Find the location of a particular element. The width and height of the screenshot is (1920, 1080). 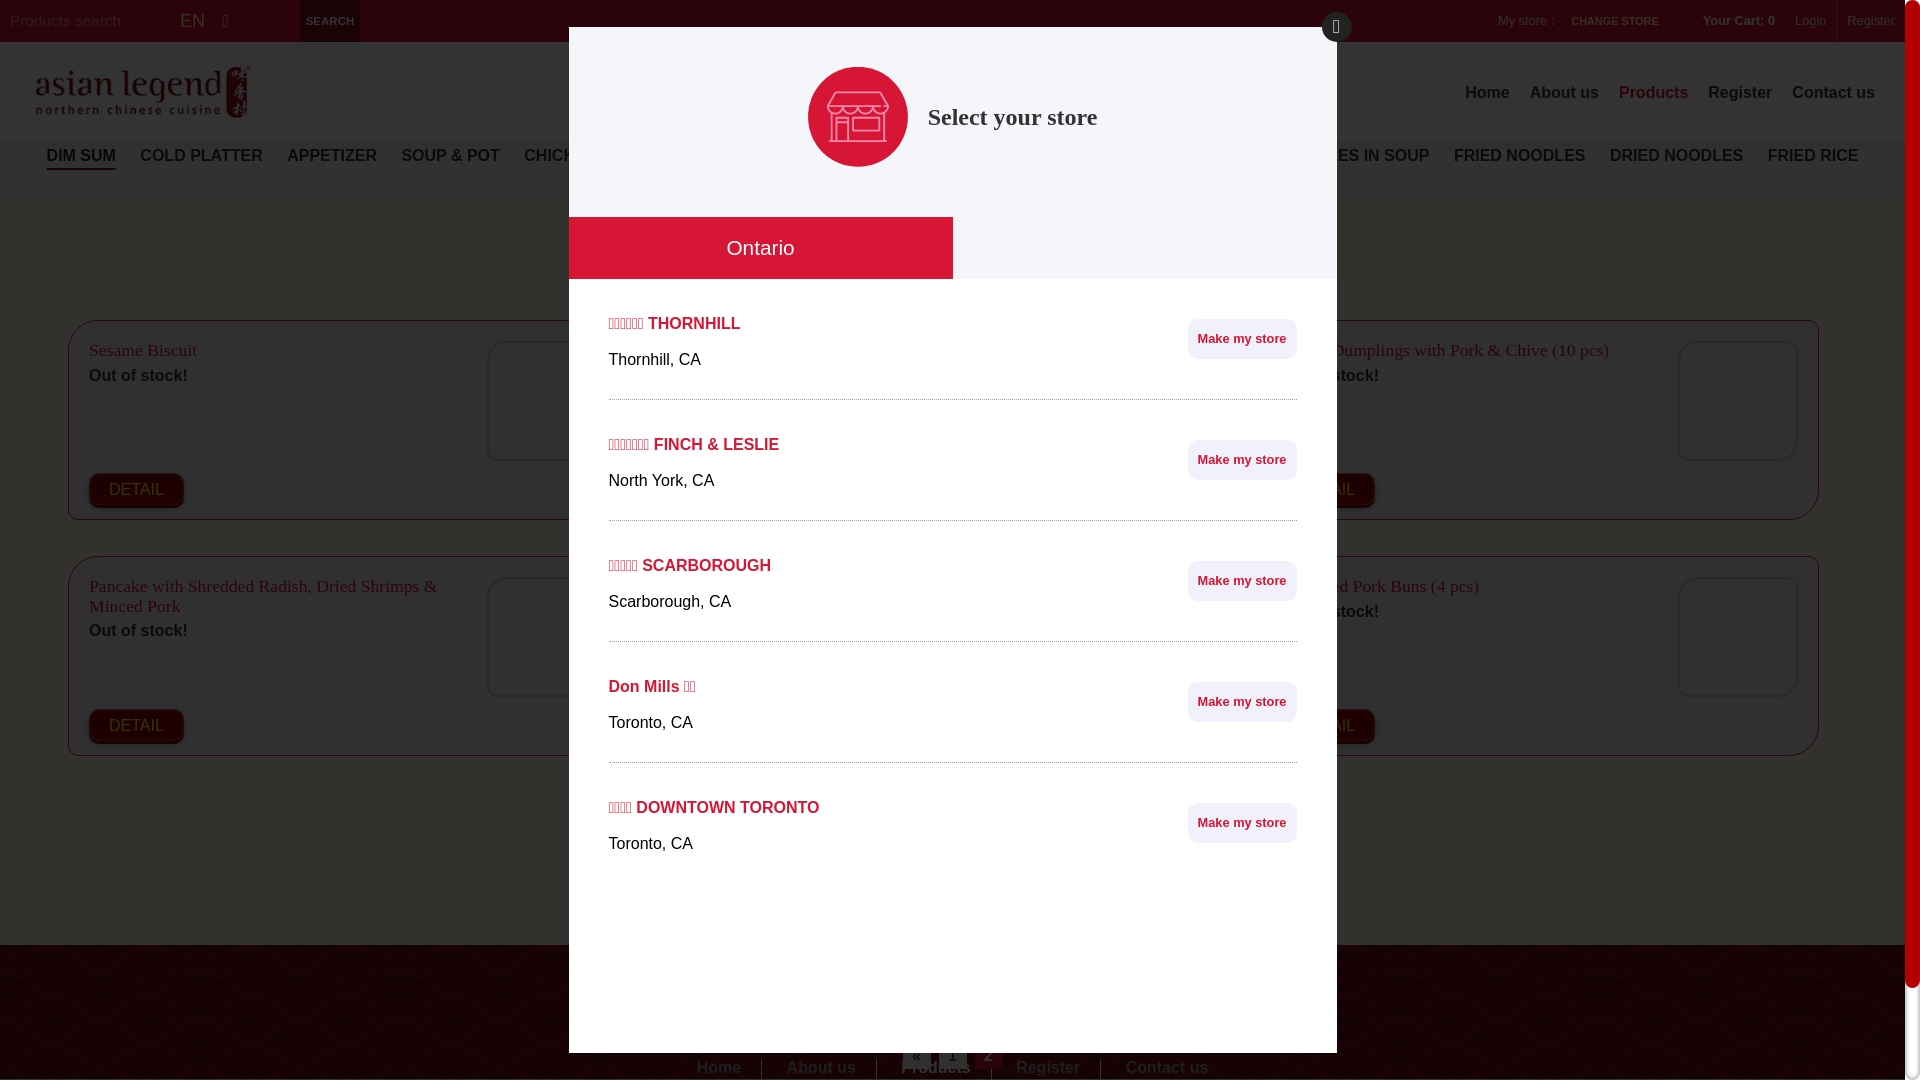

'CHICKEN & DUCK' is located at coordinates (593, 154).